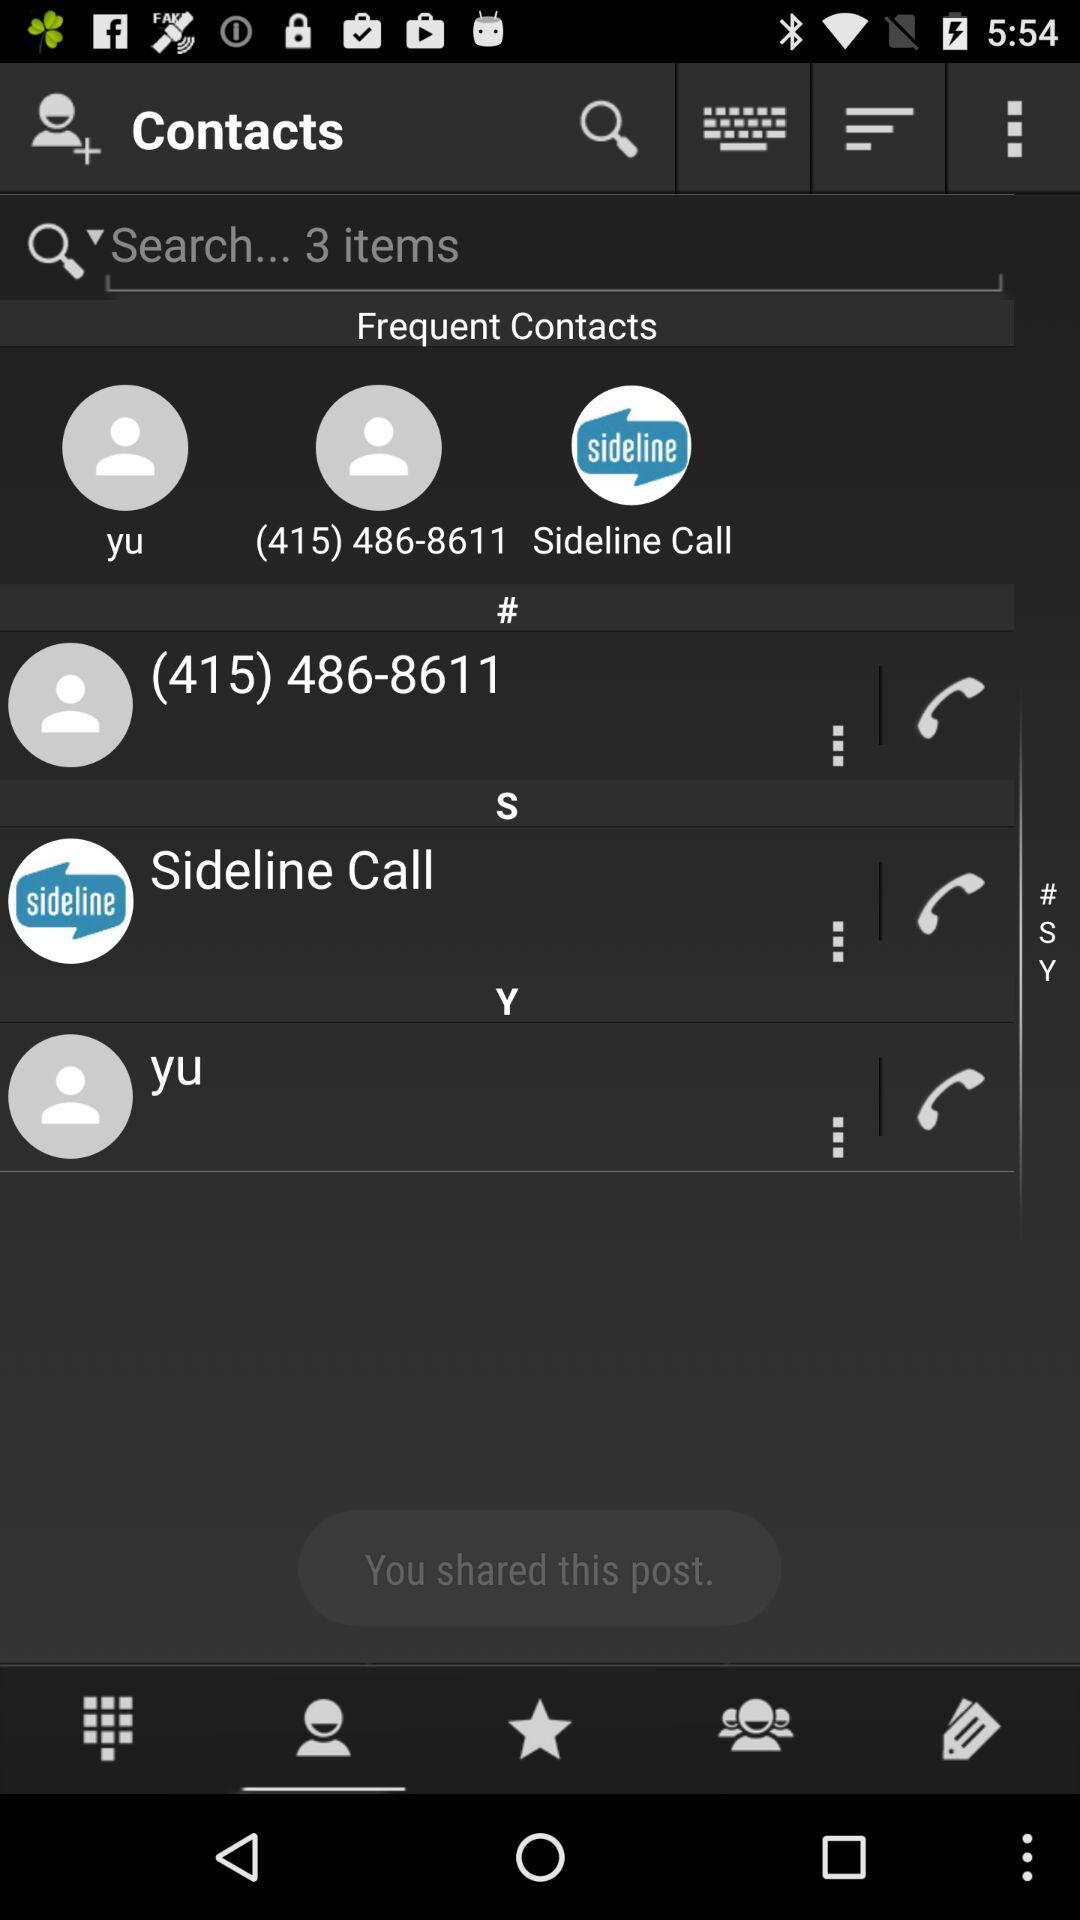 The height and width of the screenshot is (1920, 1080). What do you see at coordinates (947, 705) in the screenshot?
I see `call this contact` at bounding box center [947, 705].